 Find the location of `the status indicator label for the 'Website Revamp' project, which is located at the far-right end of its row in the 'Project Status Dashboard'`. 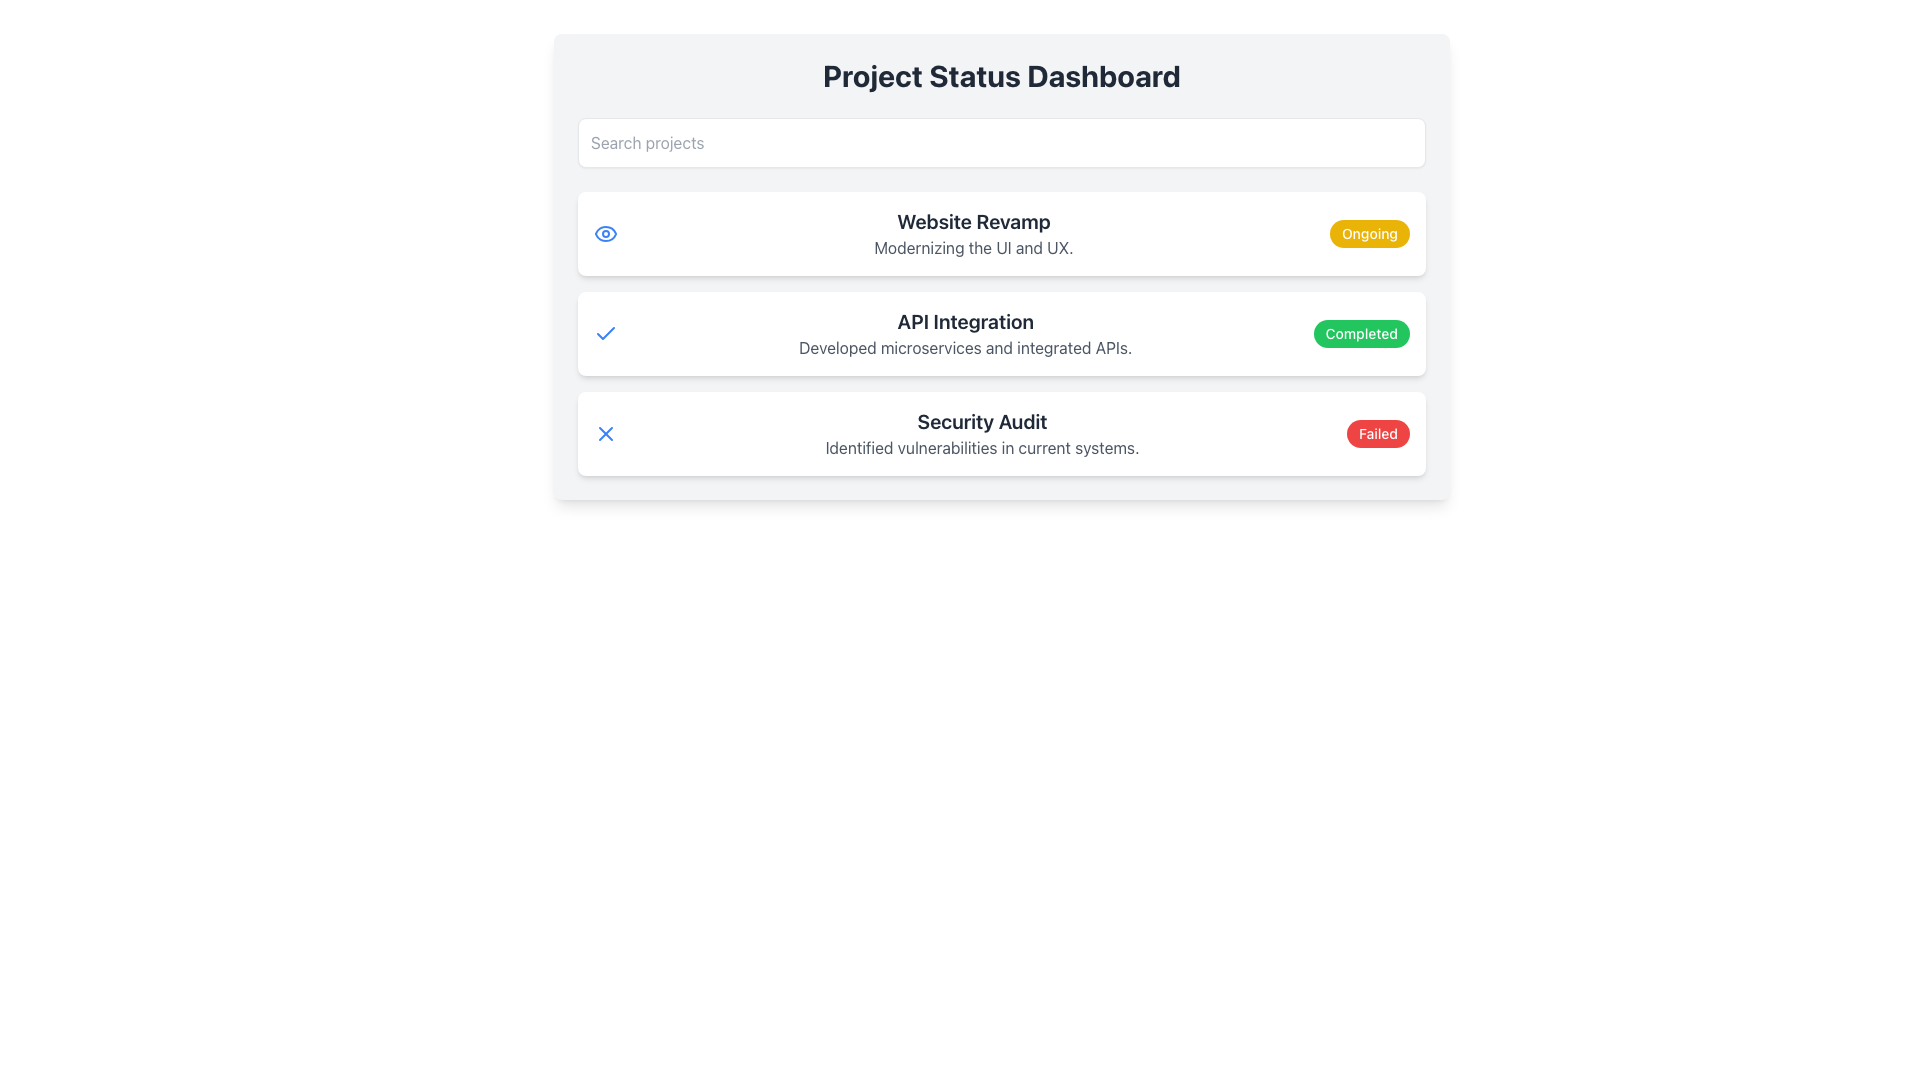

the status indicator label for the 'Website Revamp' project, which is located at the far-right end of its row in the 'Project Status Dashboard' is located at coordinates (1368, 233).